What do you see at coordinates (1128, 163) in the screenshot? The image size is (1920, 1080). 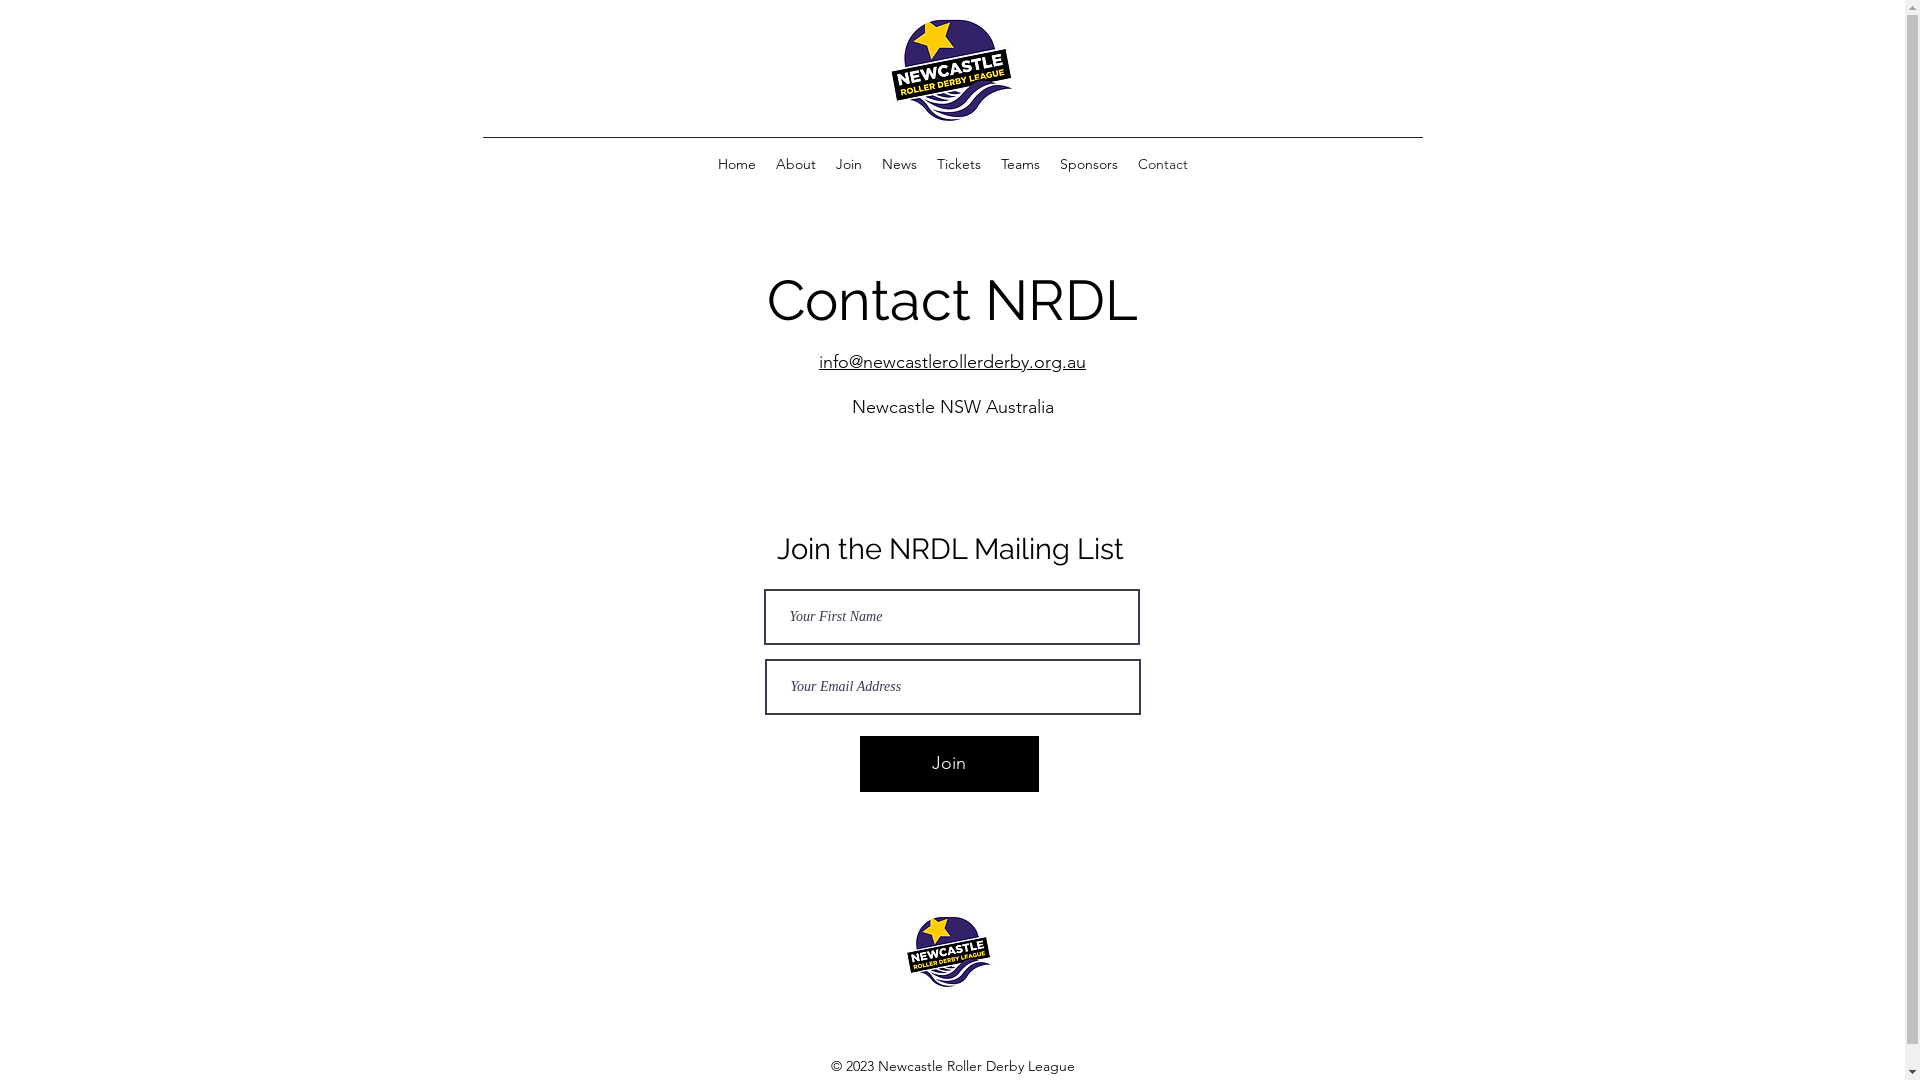 I see `'Contact'` at bounding box center [1128, 163].